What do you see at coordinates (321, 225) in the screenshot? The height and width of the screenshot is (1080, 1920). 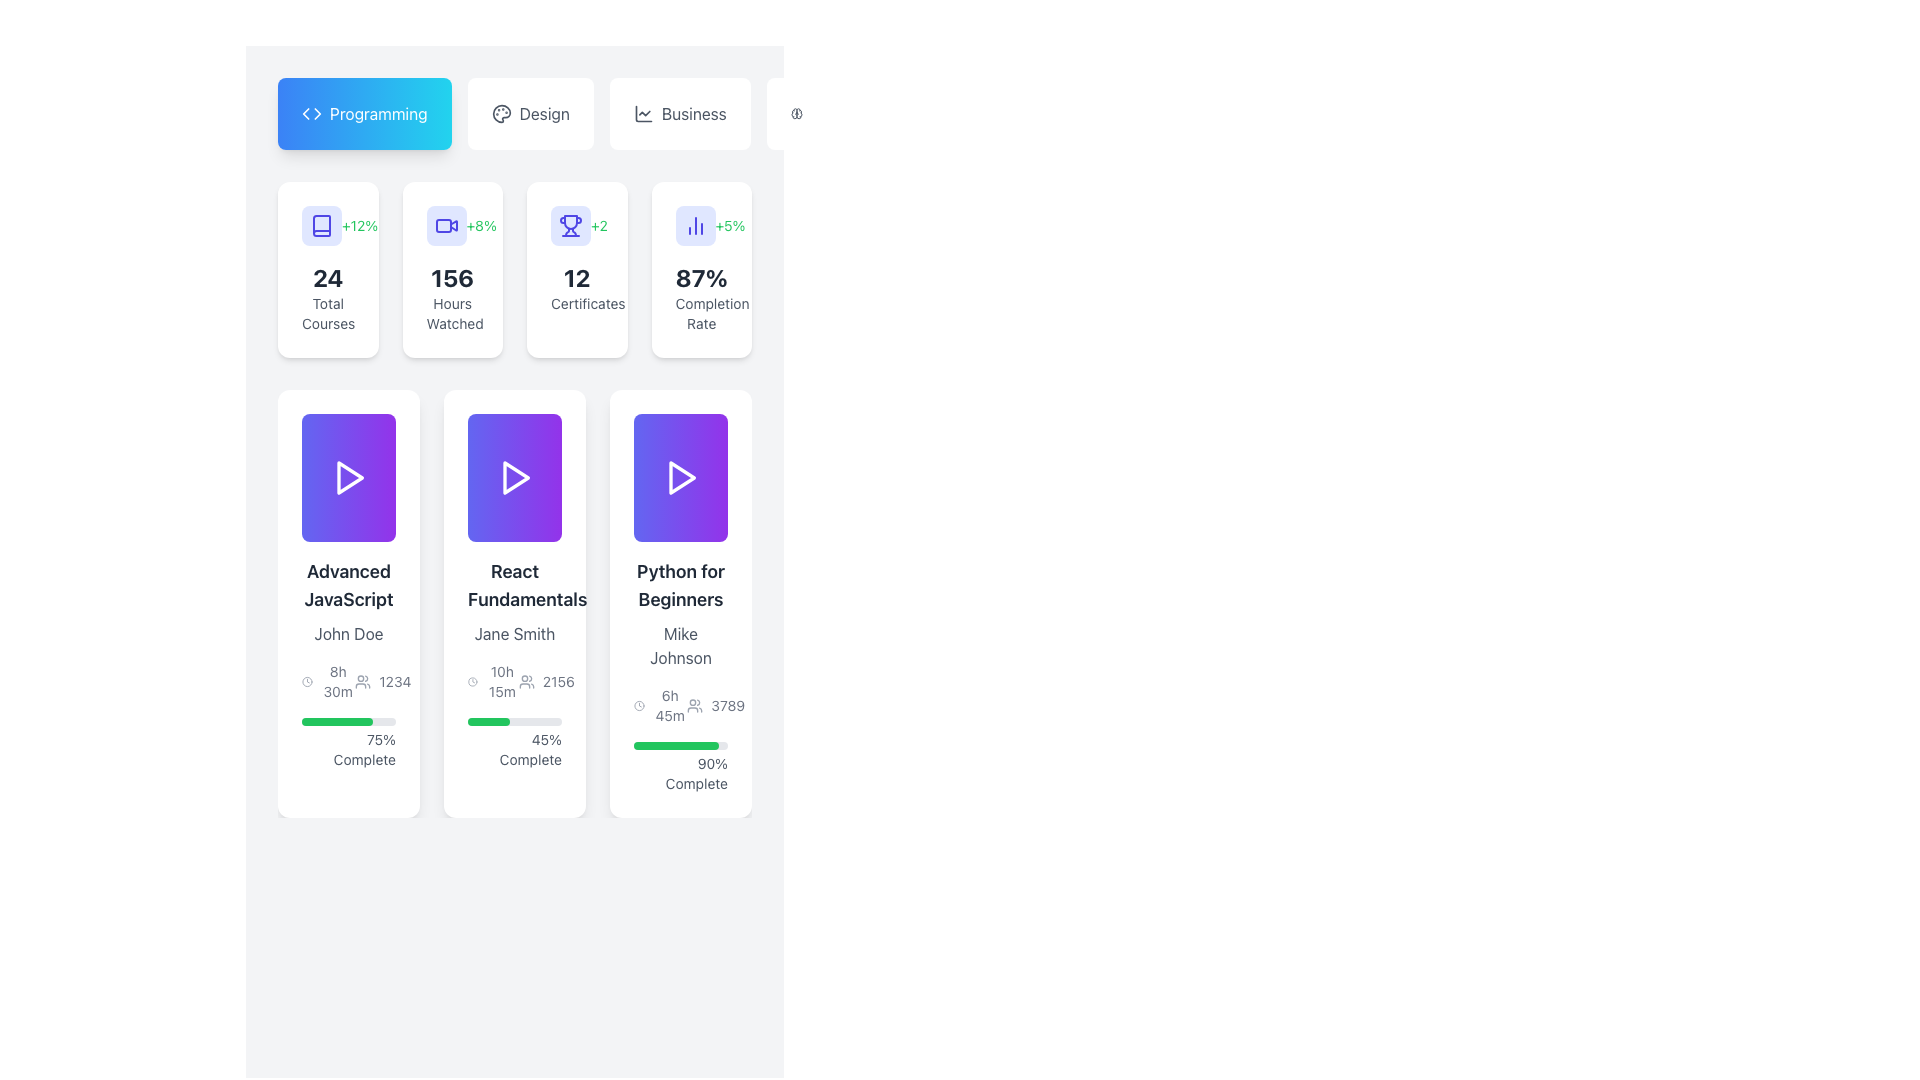 I see `the SVG book icon, which is styled with a thin outline and light indigo color, located at the top left of the card displaying the '24 Total Courses' statistic` at bounding box center [321, 225].